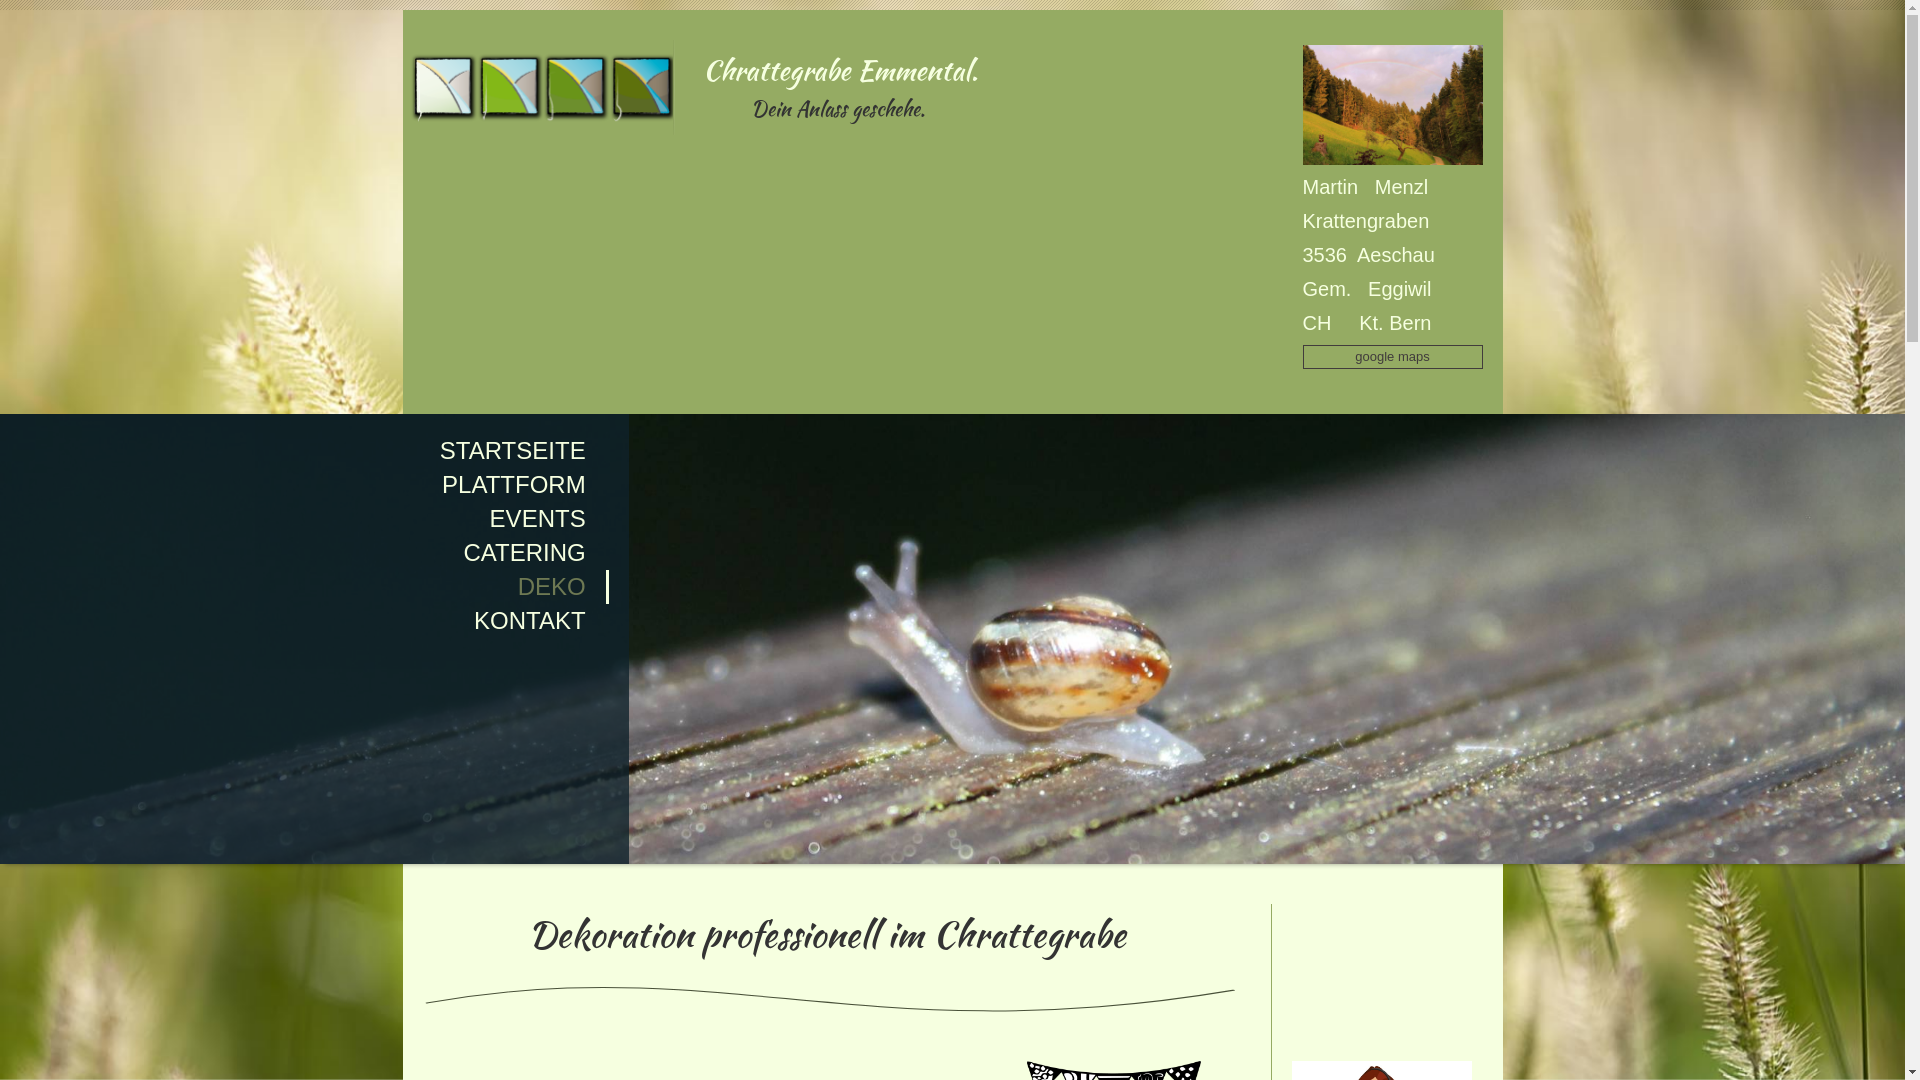 Image resolution: width=1920 pixels, height=1080 pixels. Describe the element at coordinates (1391, 356) in the screenshot. I see `'google maps'` at that location.